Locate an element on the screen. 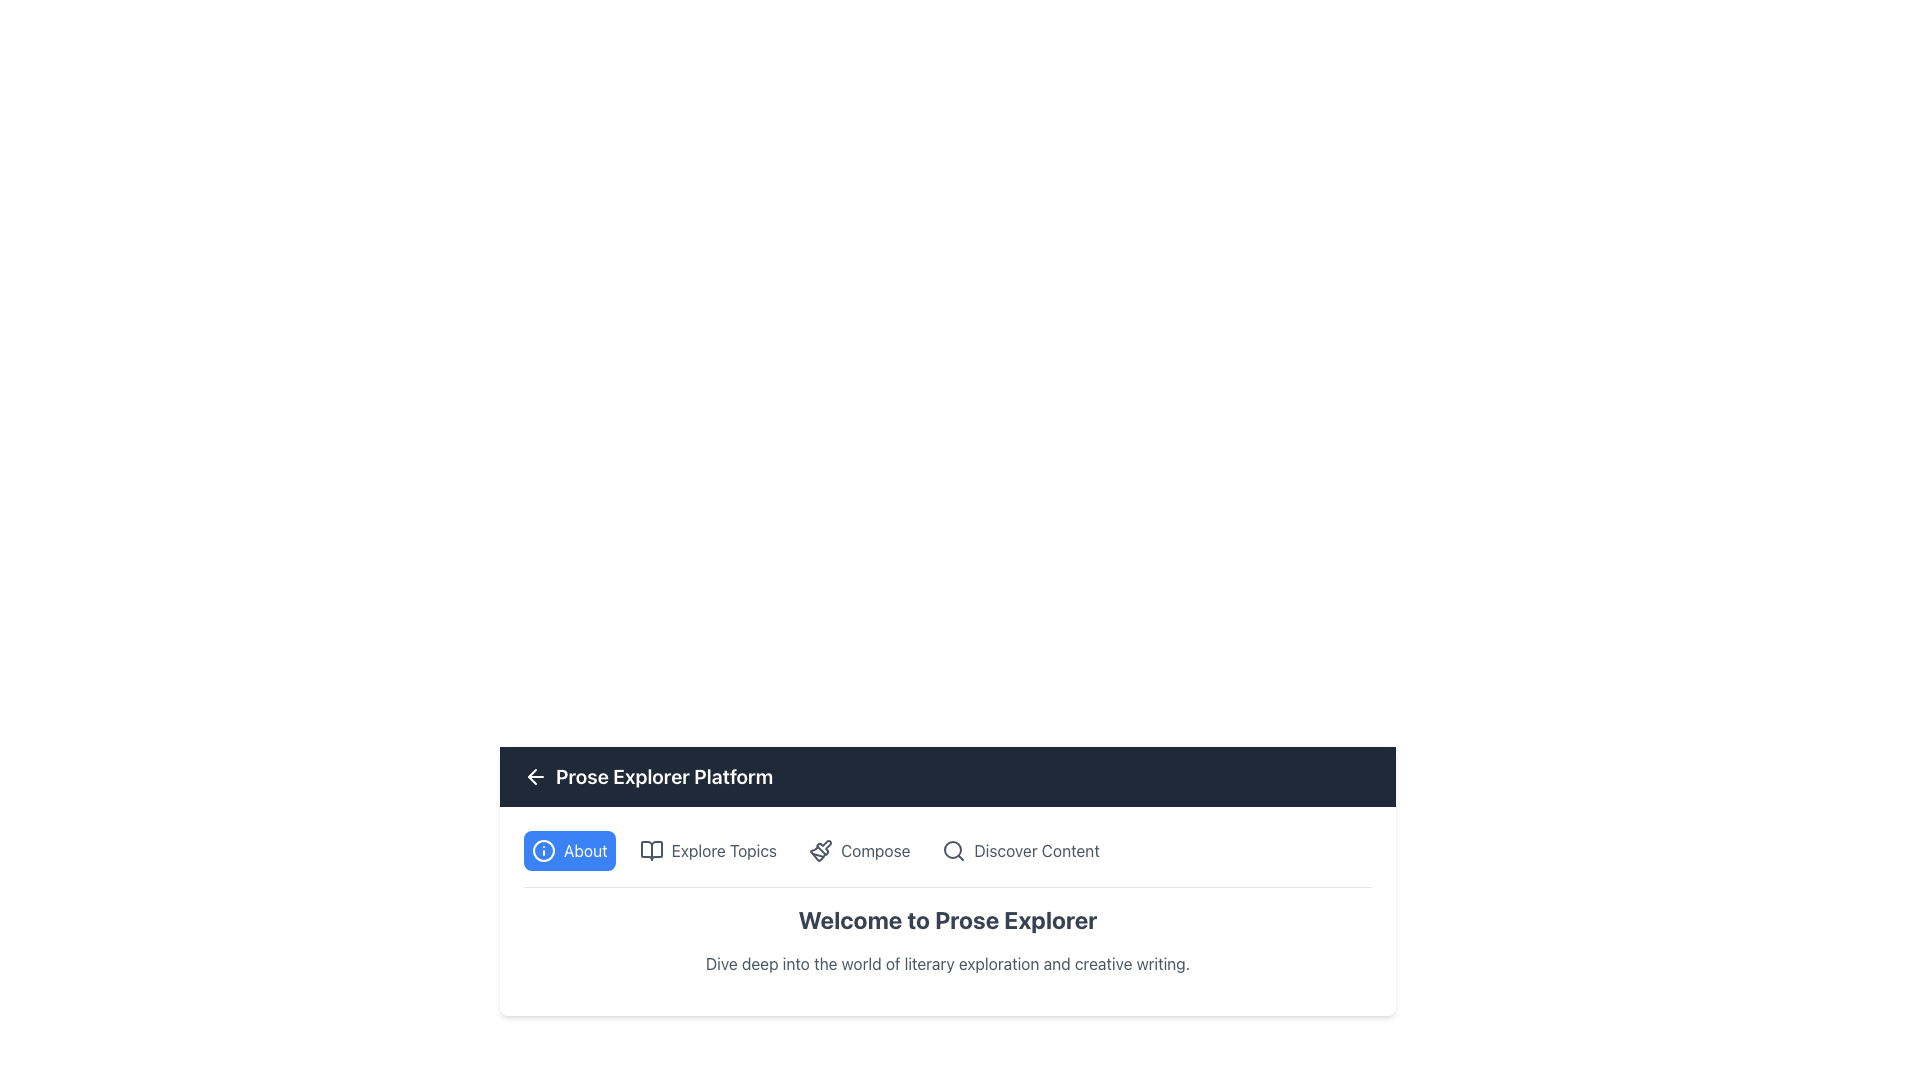 The height and width of the screenshot is (1080, 1920). the 'Explore Topics' option in the horizontal navigation menu located near the top center of the content section is located at coordinates (947, 858).